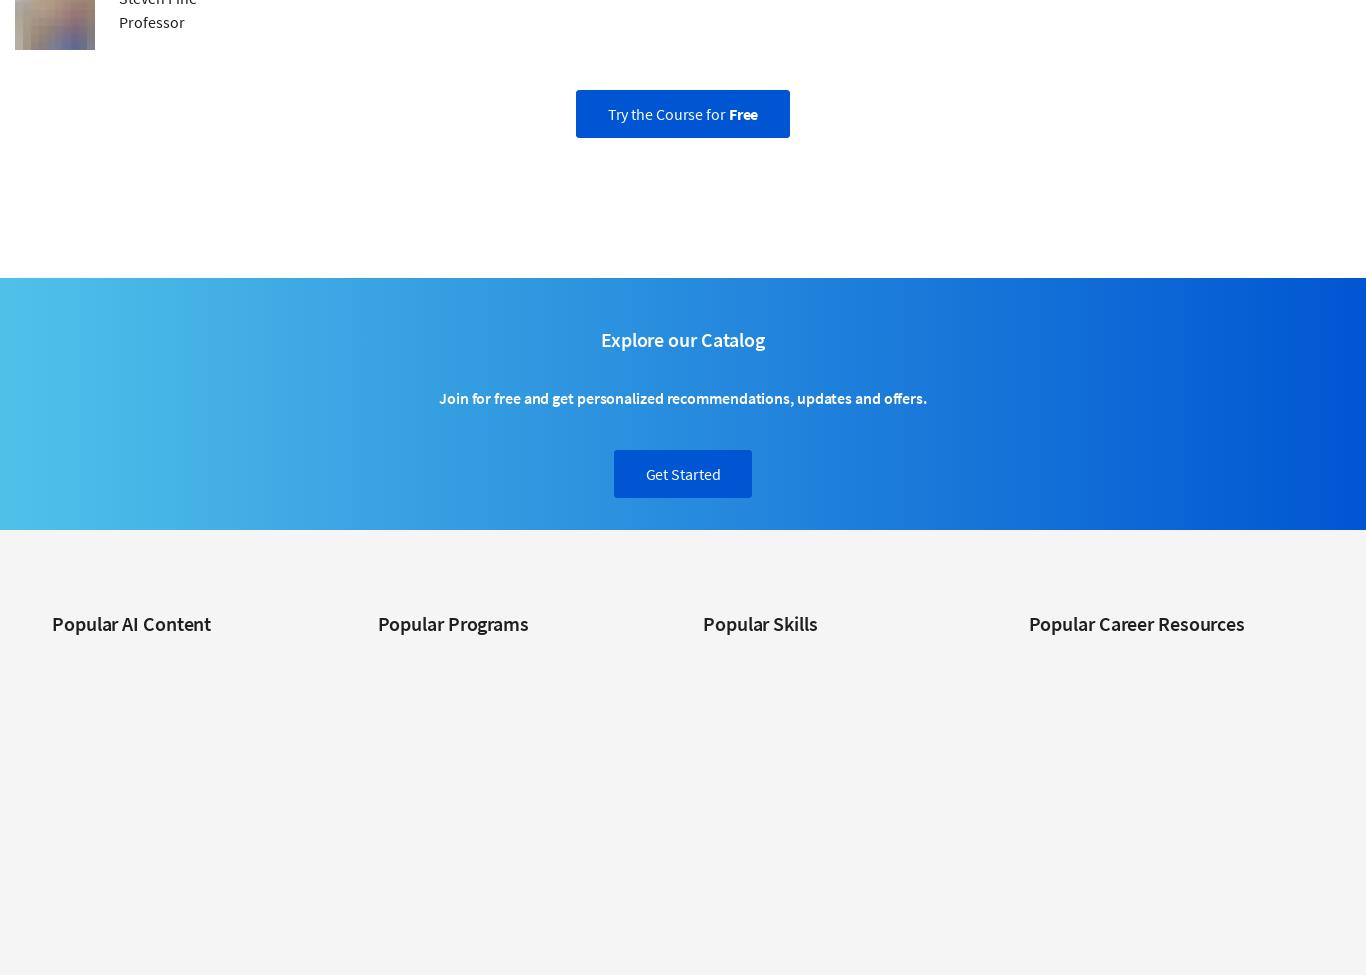  Describe the element at coordinates (376, 858) in the screenshot. I see `'Google IT Support Professional Certificate'` at that location.